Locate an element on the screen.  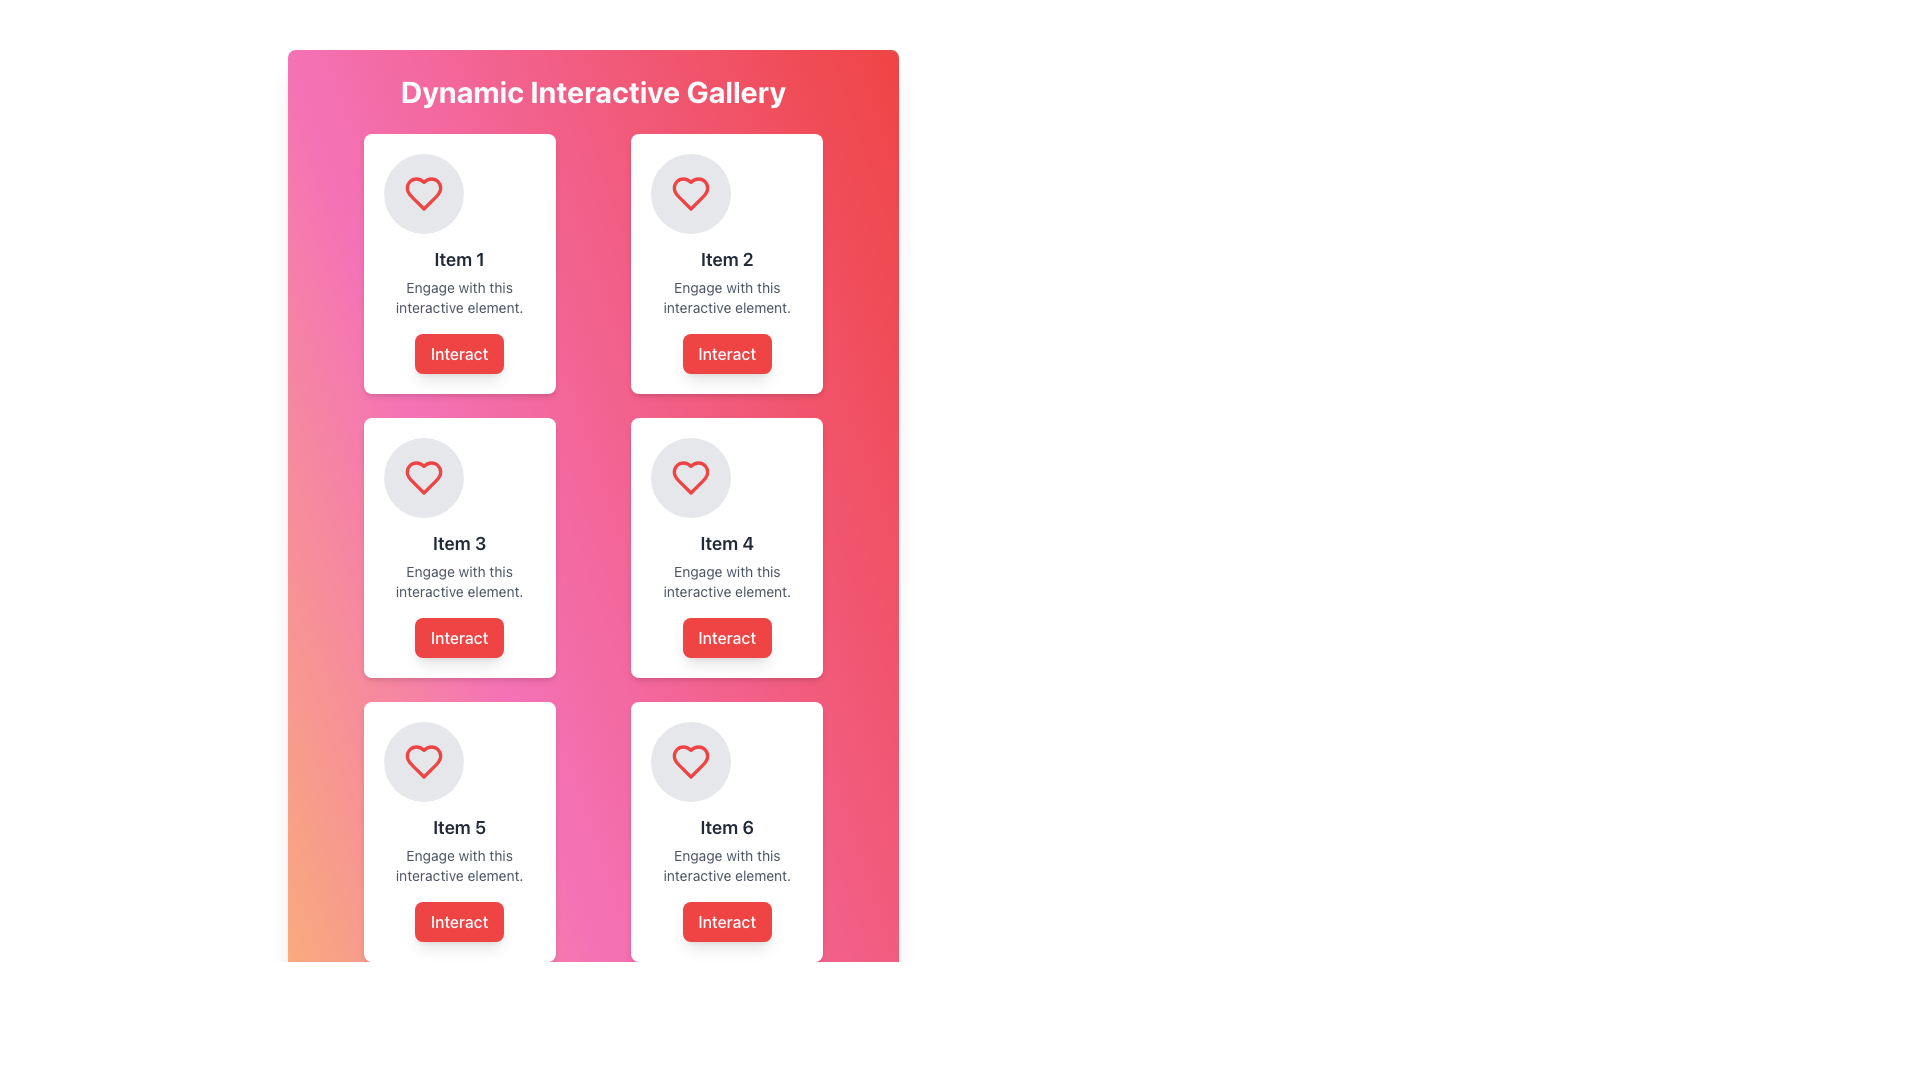
the text block that displays 'Engage with this interactive element.' located beneath the title 'Item 1' in the card layout is located at coordinates (458, 297).